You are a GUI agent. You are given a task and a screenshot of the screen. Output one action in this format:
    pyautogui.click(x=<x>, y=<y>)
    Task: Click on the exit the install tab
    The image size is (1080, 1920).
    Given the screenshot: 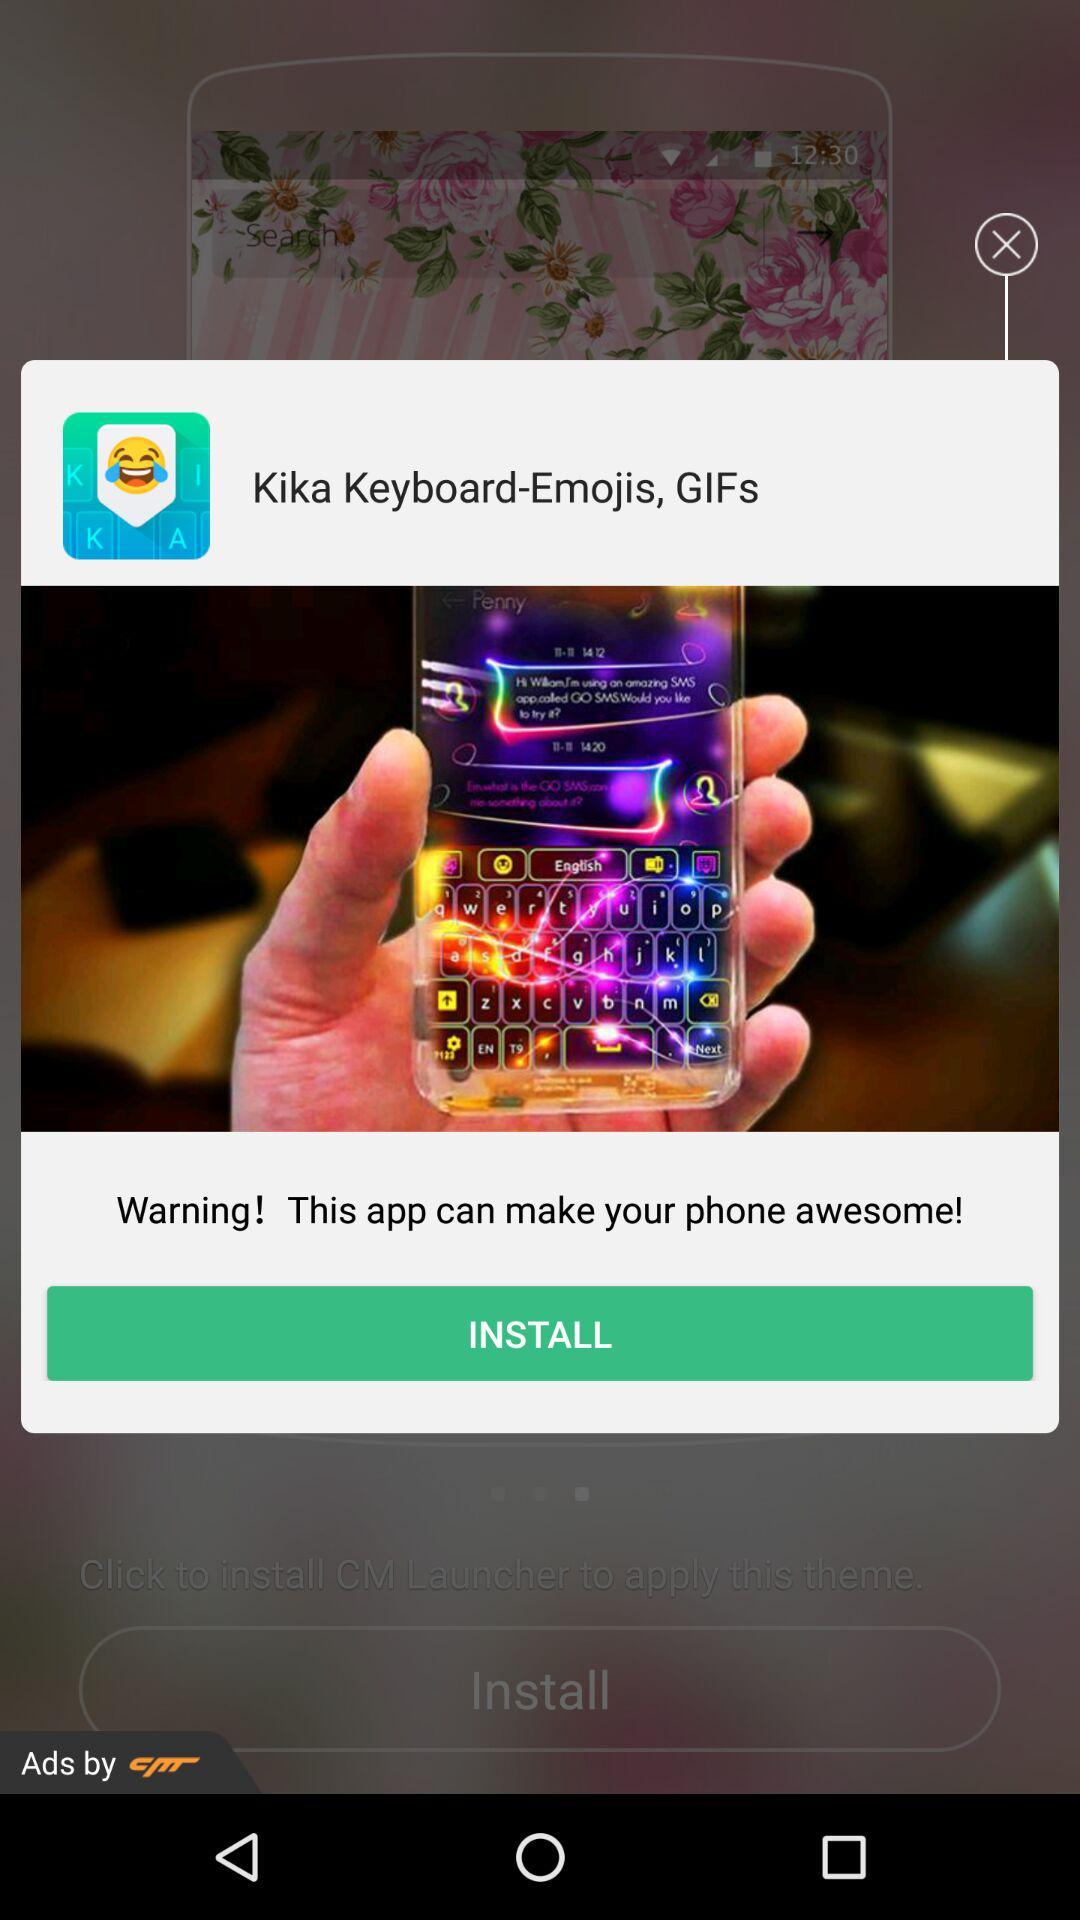 What is the action you would take?
    pyautogui.click(x=1006, y=243)
    